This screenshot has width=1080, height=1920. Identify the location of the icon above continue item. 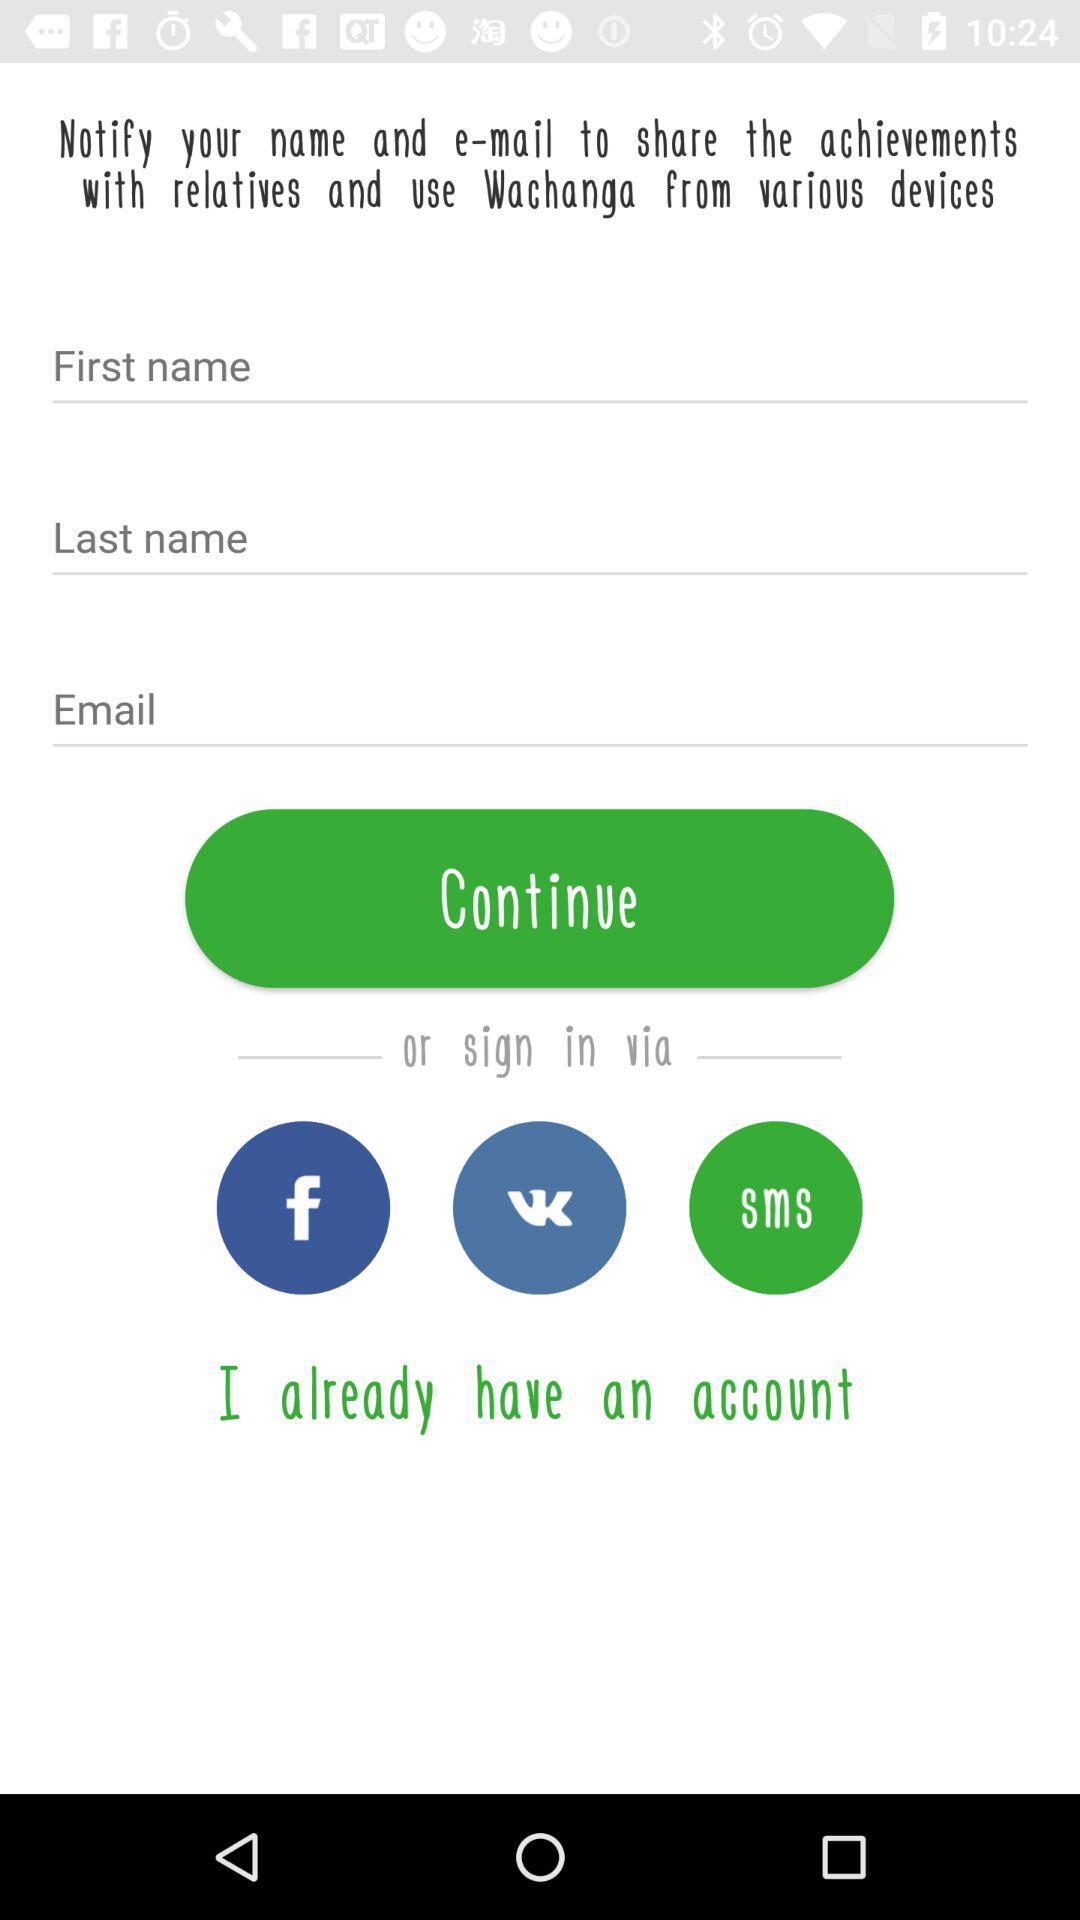
(540, 711).